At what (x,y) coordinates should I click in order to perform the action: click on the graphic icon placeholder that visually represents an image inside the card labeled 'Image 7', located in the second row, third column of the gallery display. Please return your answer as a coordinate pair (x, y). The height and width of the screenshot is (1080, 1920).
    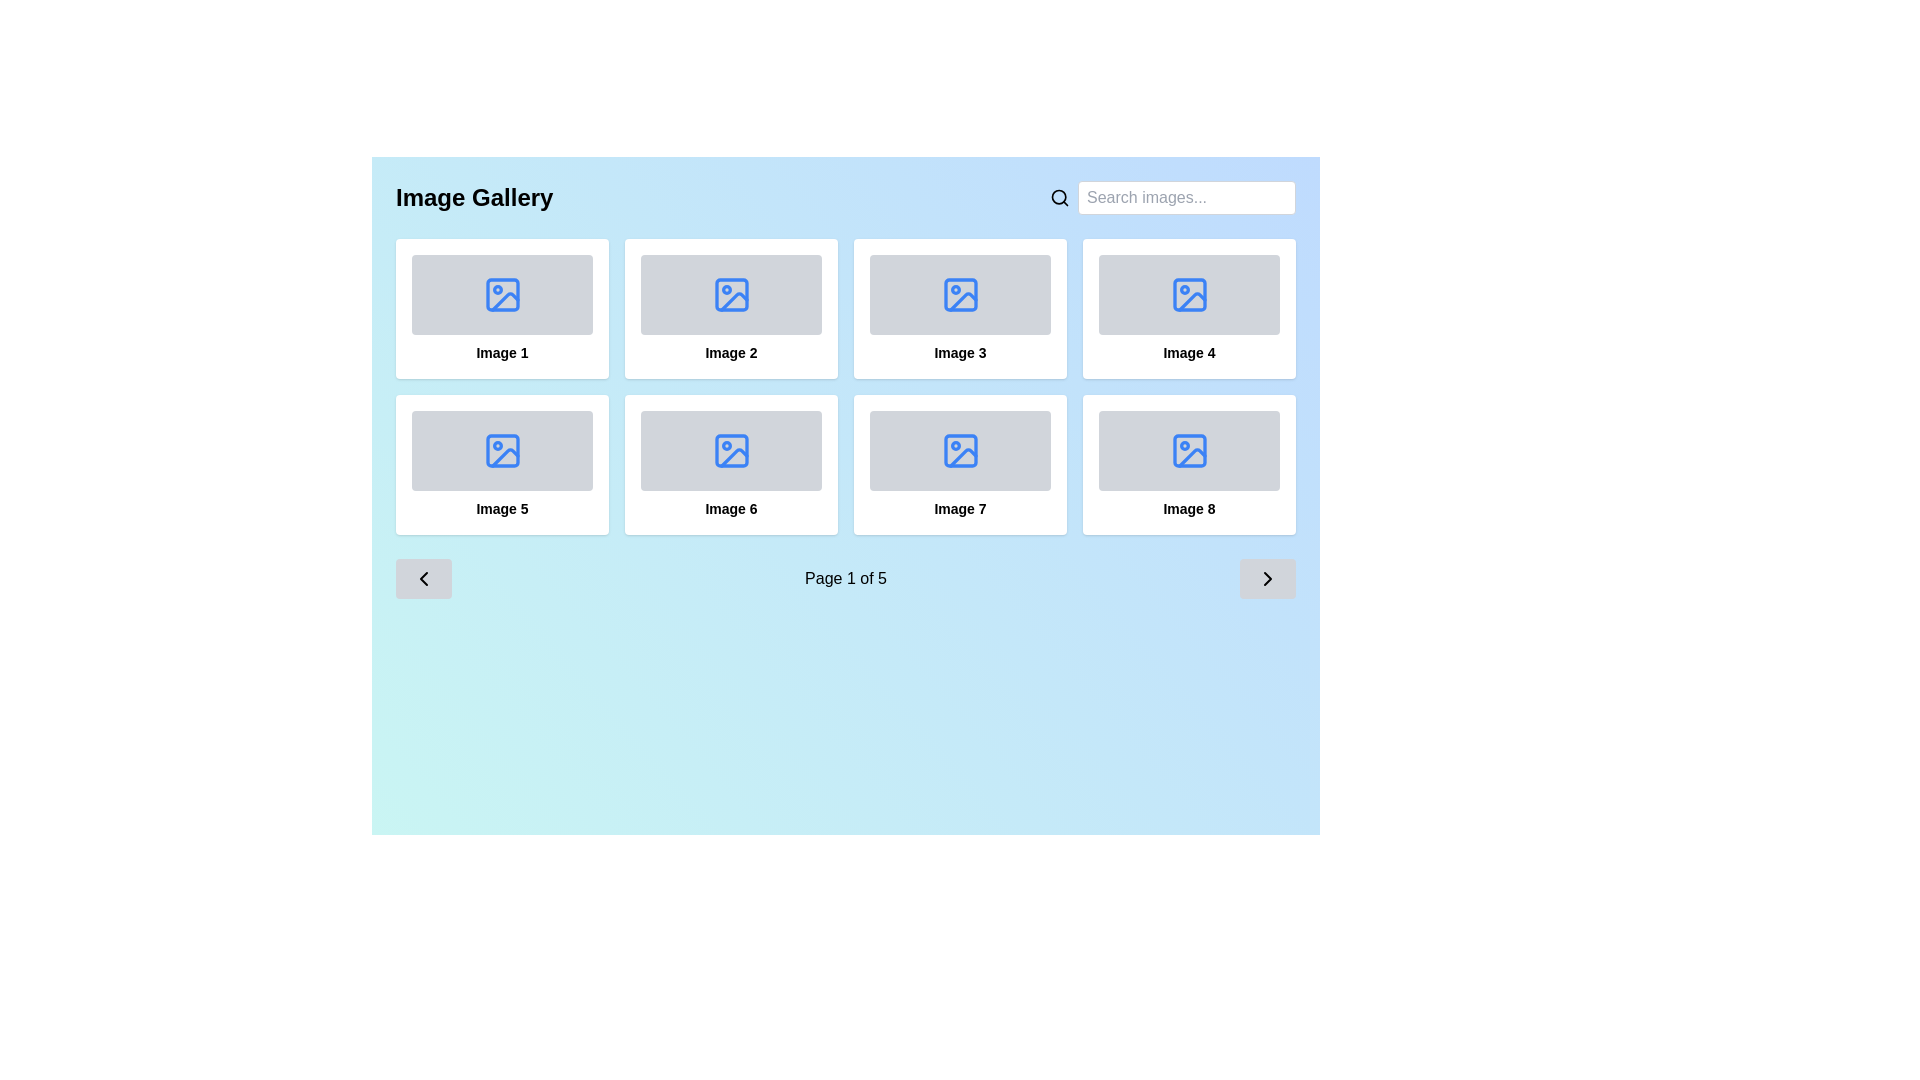
    Looking at the image, I should click on (960, 451).